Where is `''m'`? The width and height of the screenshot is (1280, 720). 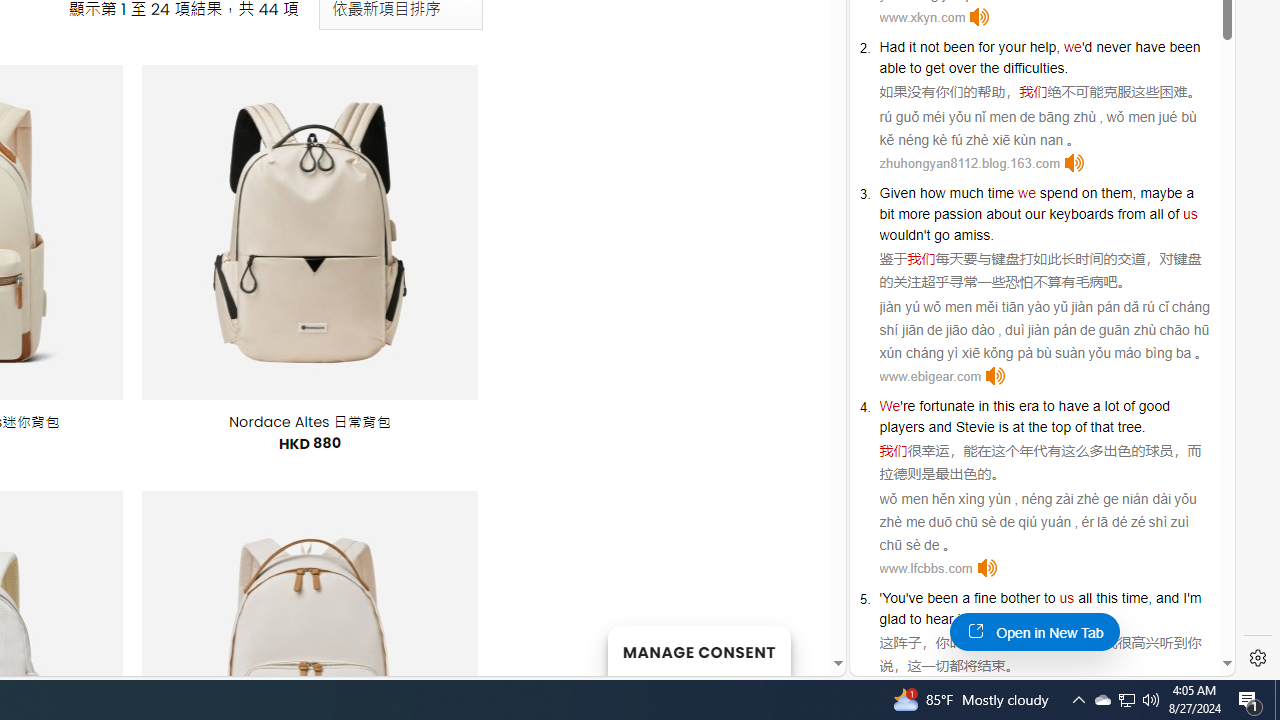 ''m' is located at coordinates (1194, 596).